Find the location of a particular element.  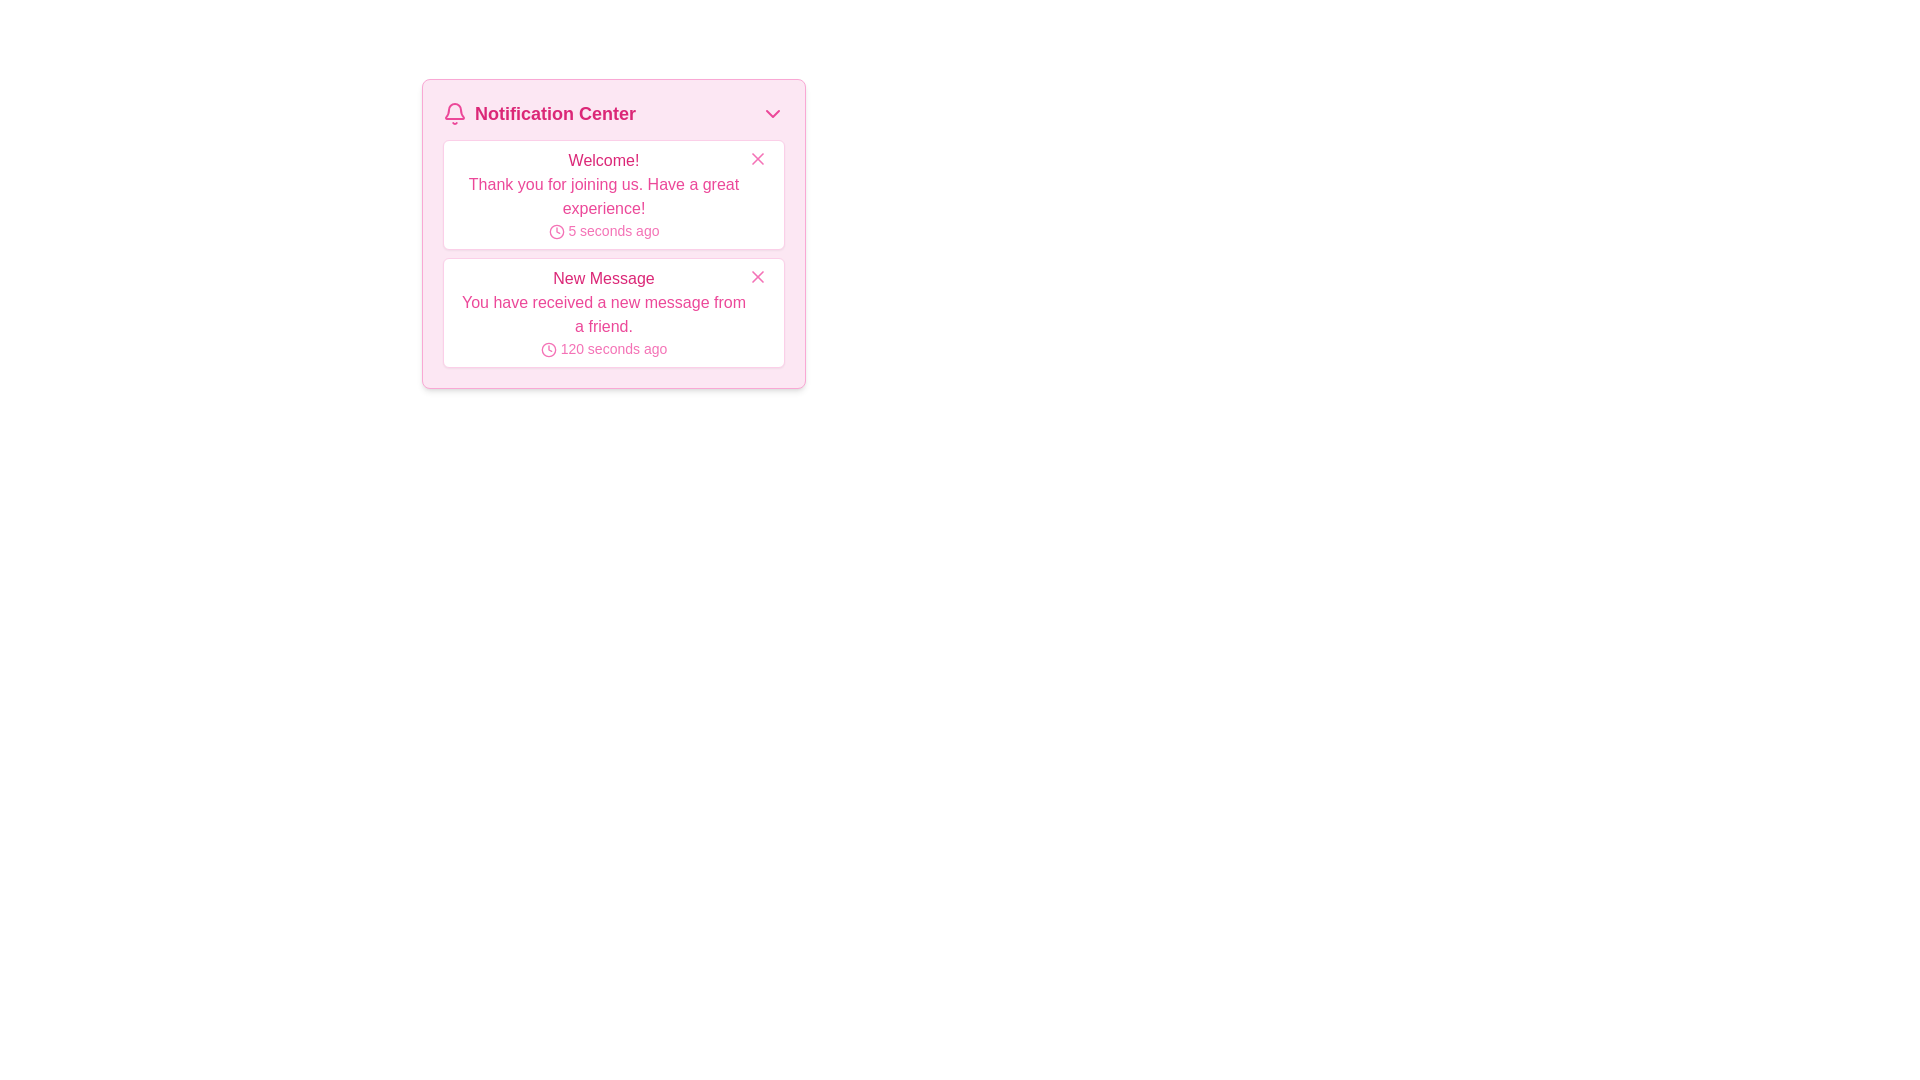

the second notification card in the Notification Center, which has a white background, a pink border, and contains the title 'New Message' is located at coordinates (613, 312).